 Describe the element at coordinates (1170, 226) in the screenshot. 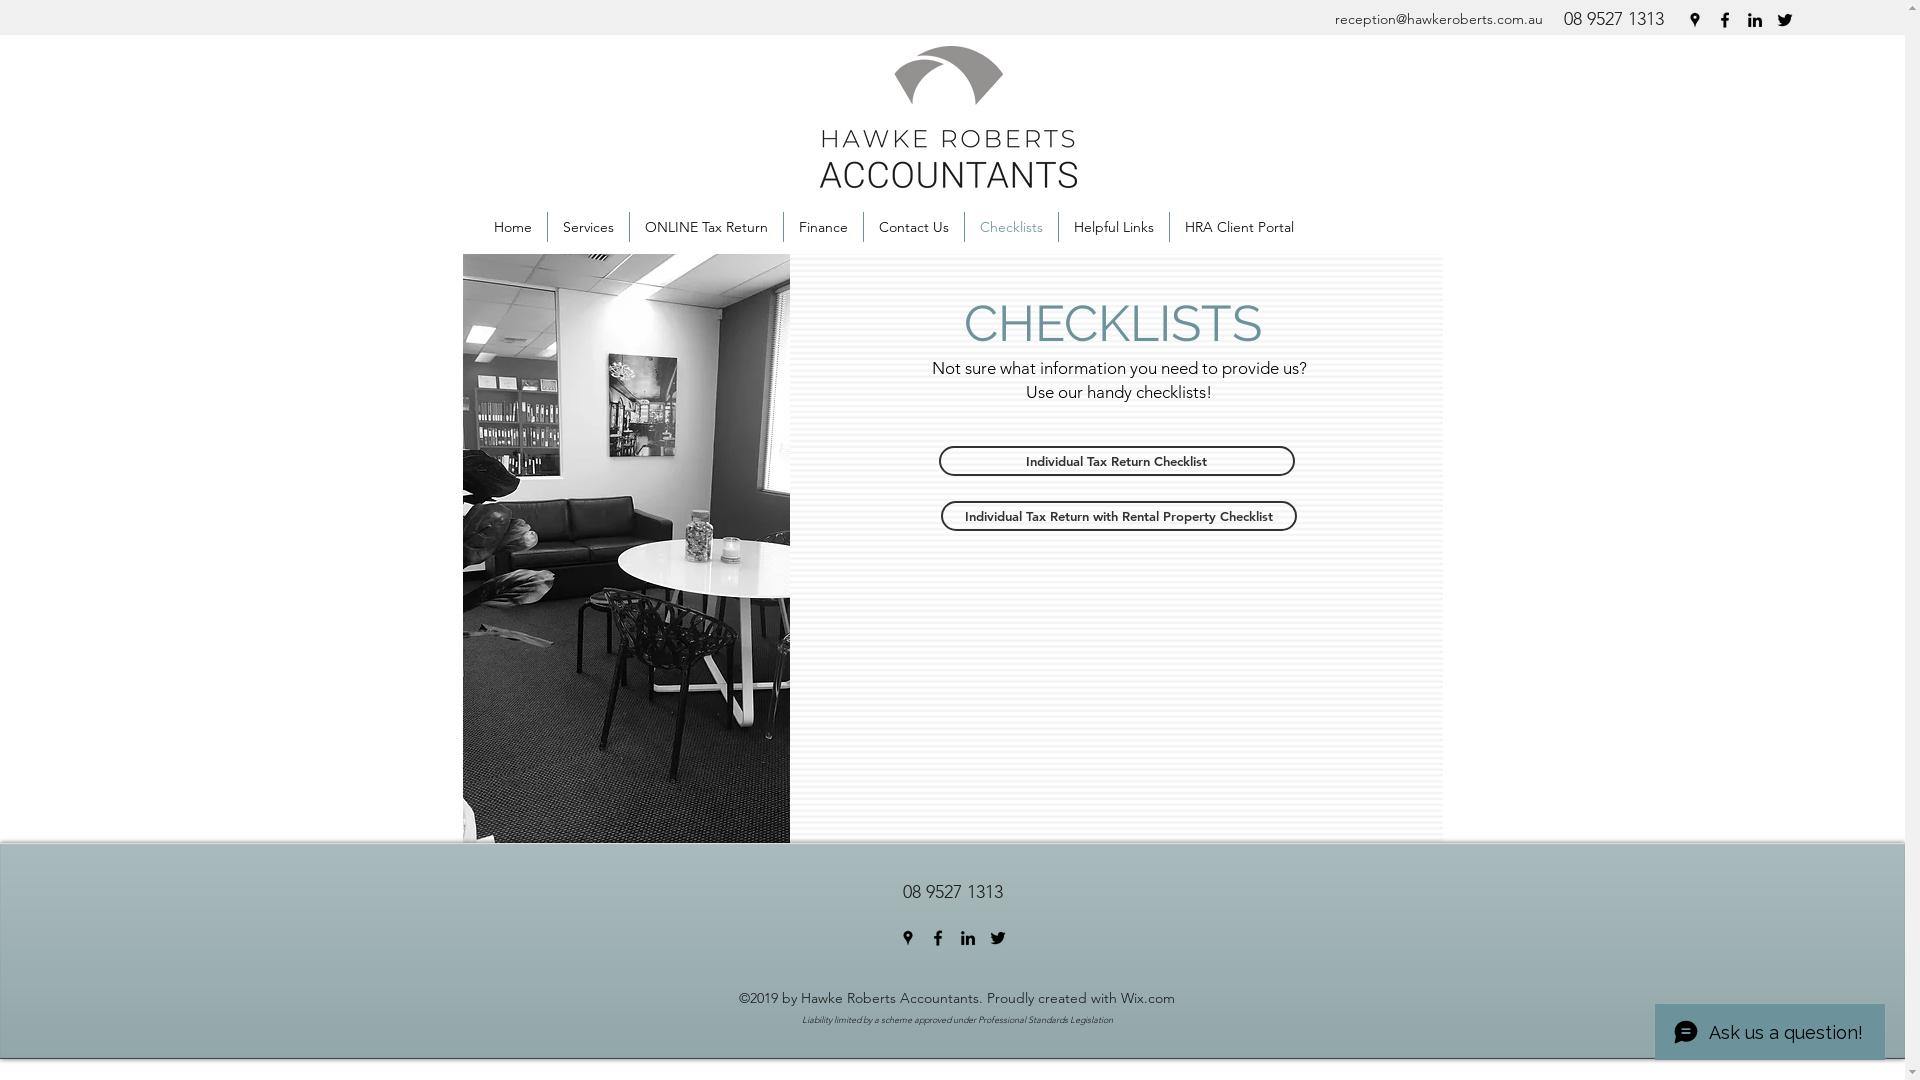

I see `'HRA Client Portal'` at that location.